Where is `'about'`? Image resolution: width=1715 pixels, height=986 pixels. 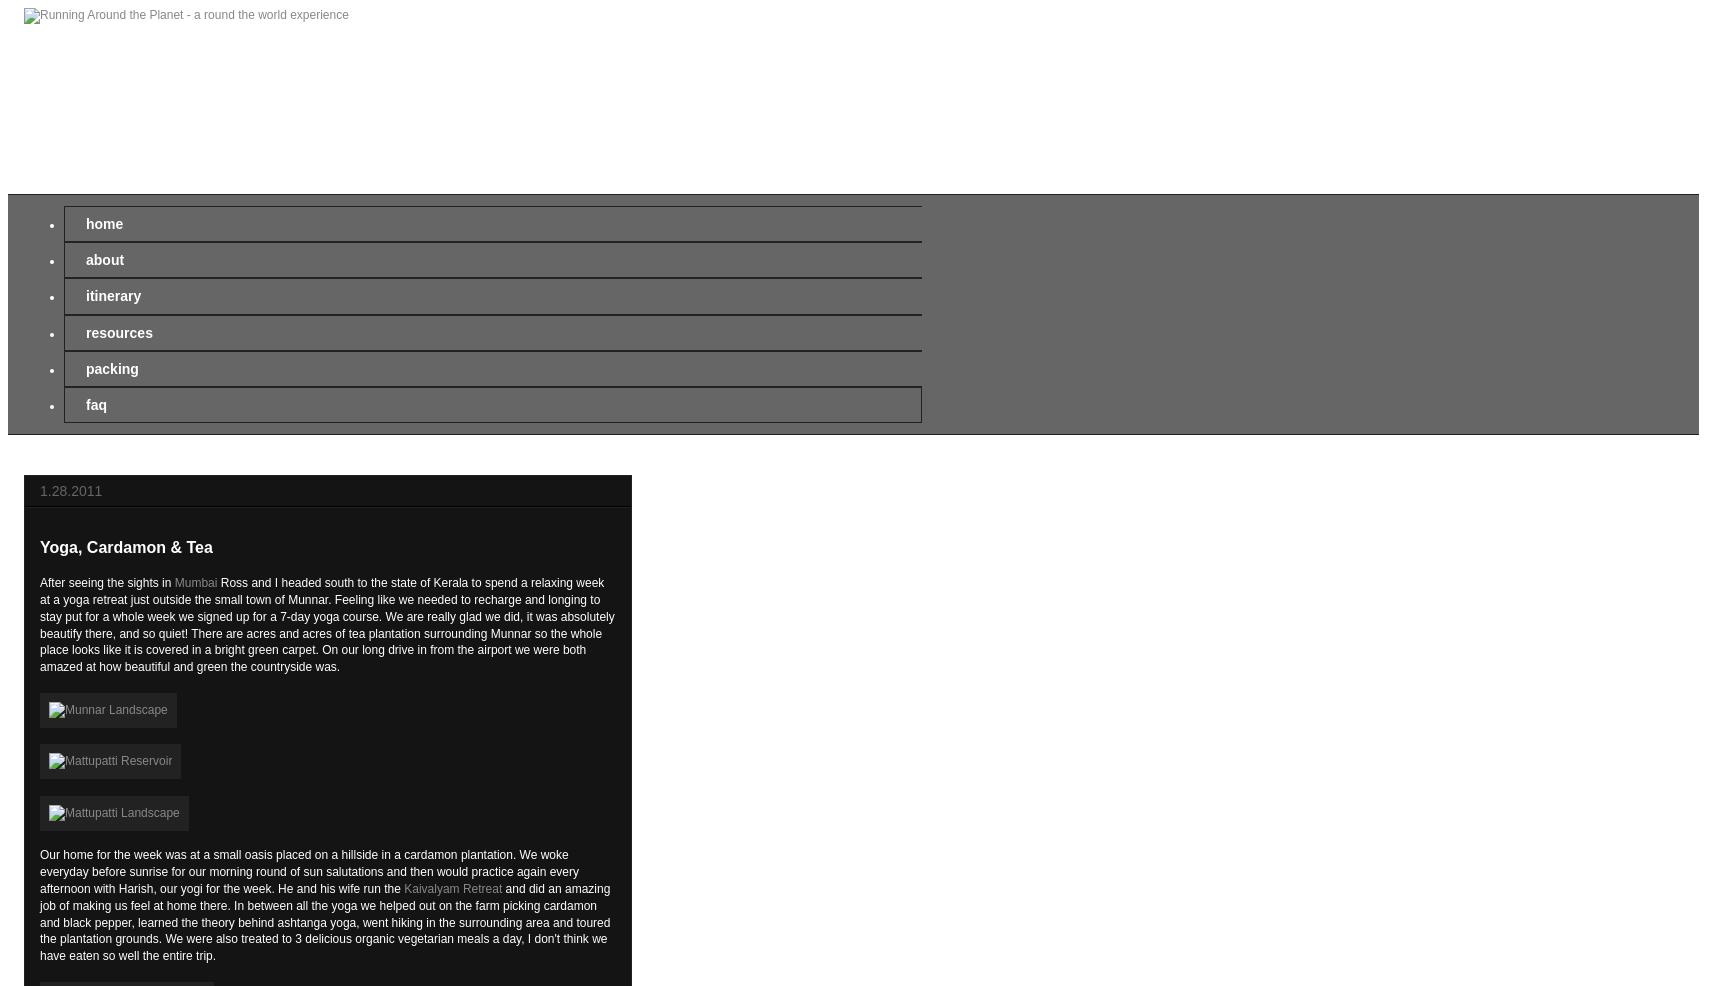
'about' is located at coordinates (84, 260).